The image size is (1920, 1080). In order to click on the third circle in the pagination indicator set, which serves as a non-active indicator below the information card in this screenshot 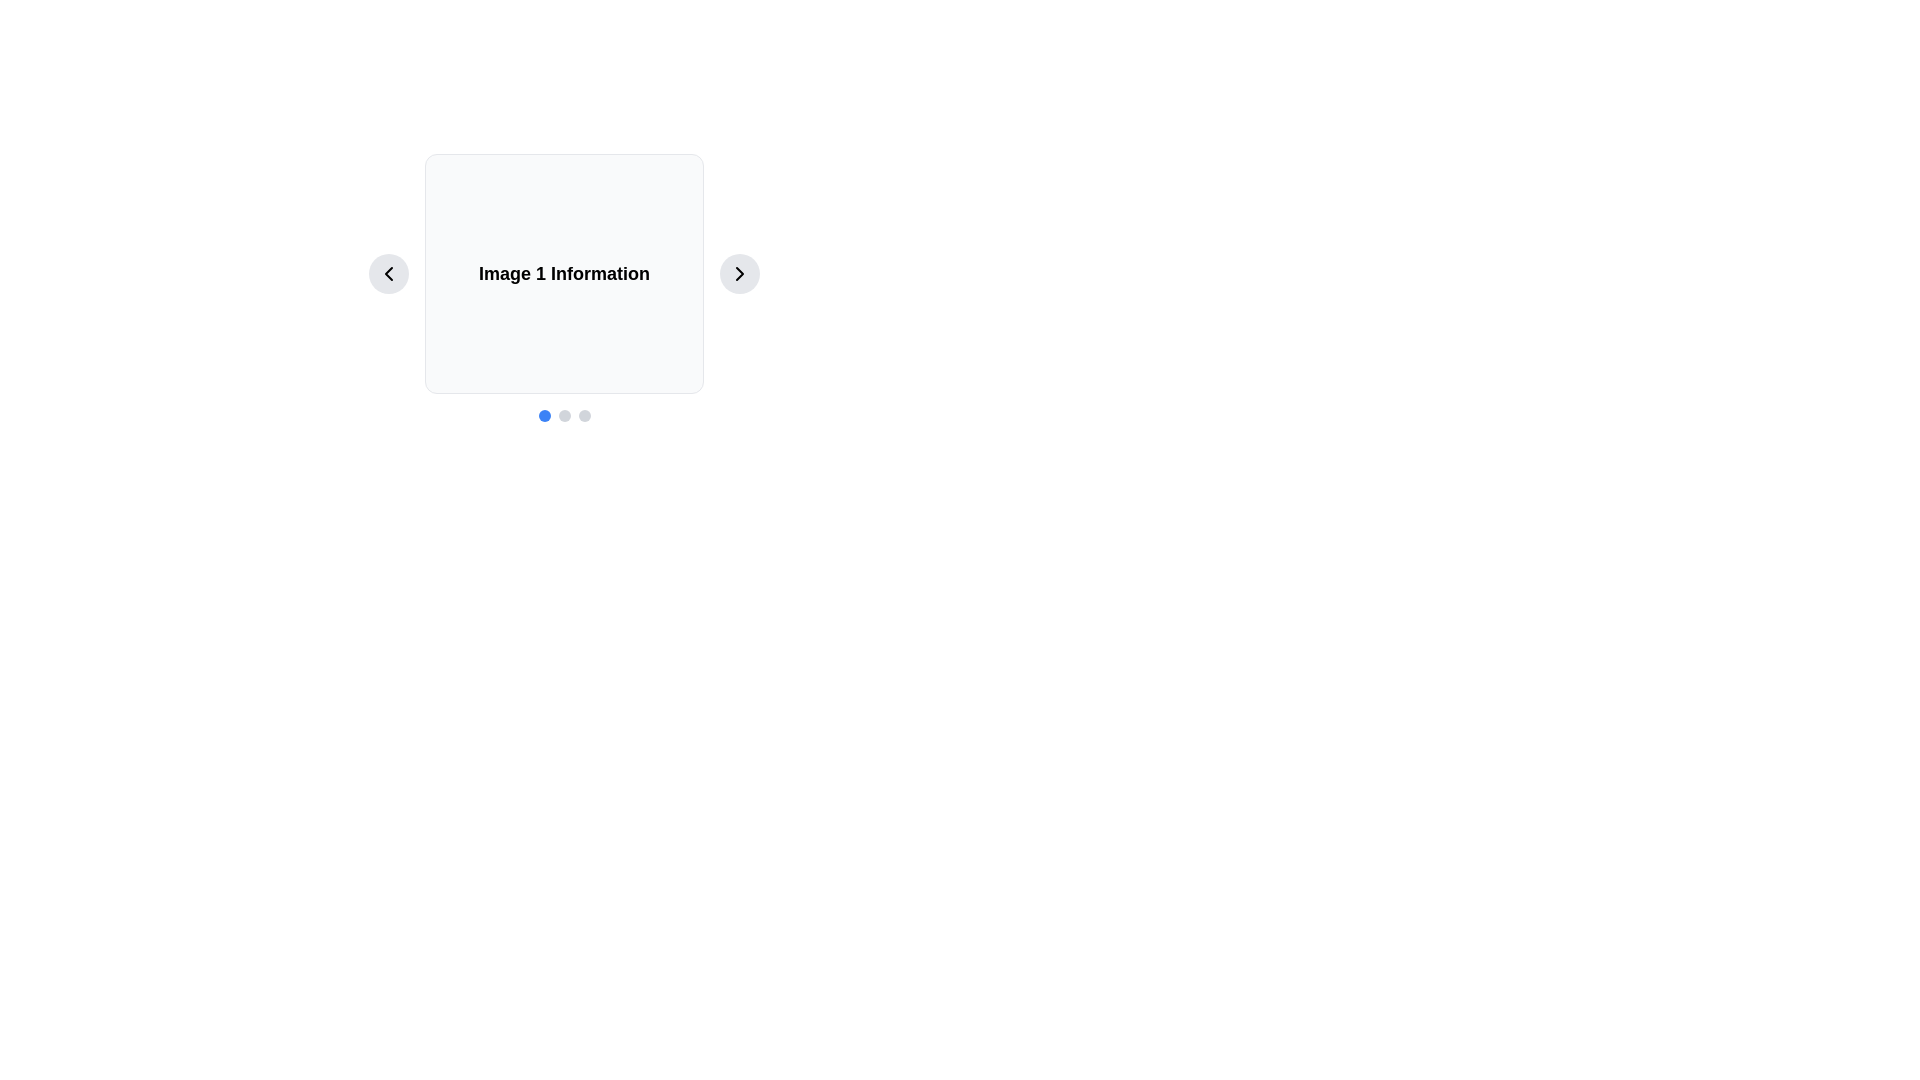, I will do `click(583, 415)`.